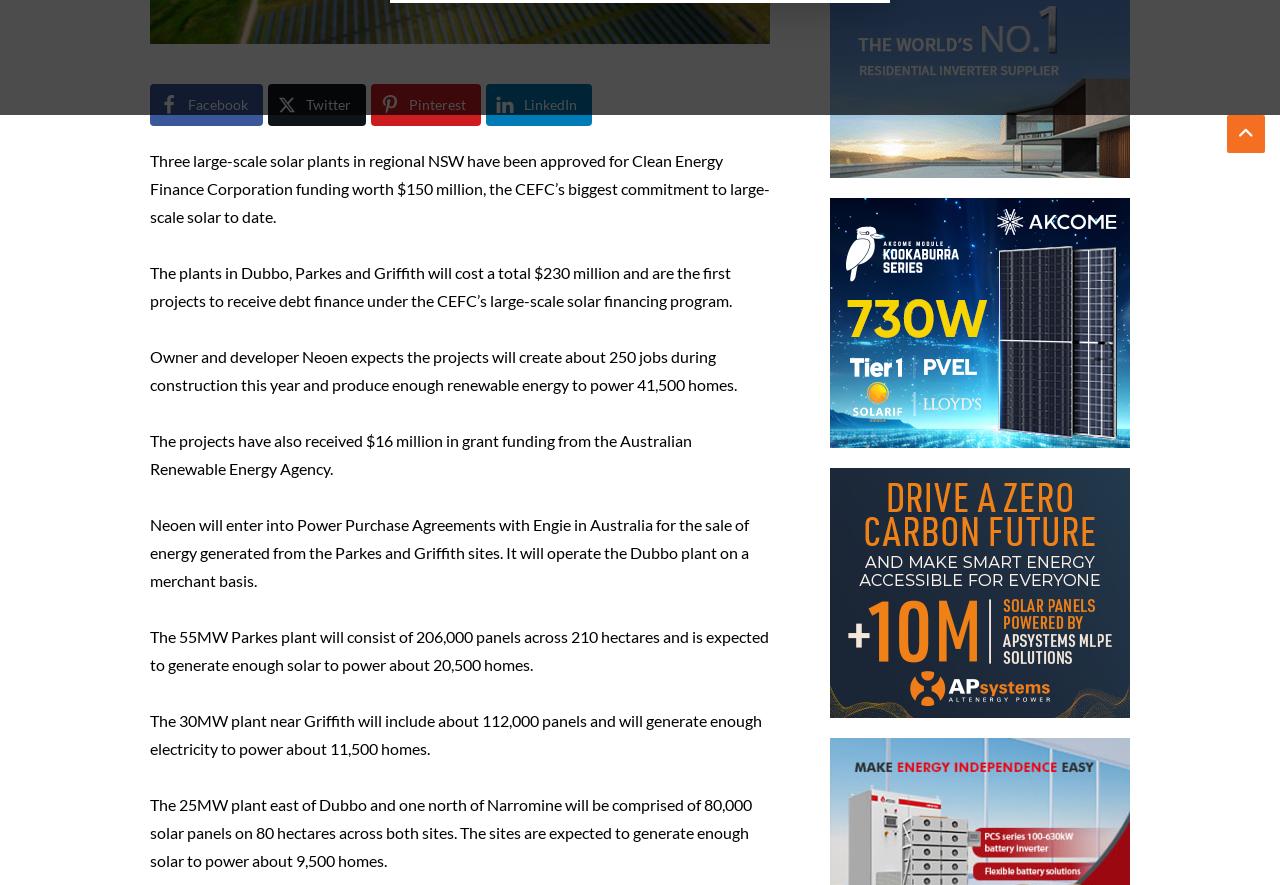 The width and height of the screenshot is (1280, 885). I want to click on 'Facebook', so click(217, 104).